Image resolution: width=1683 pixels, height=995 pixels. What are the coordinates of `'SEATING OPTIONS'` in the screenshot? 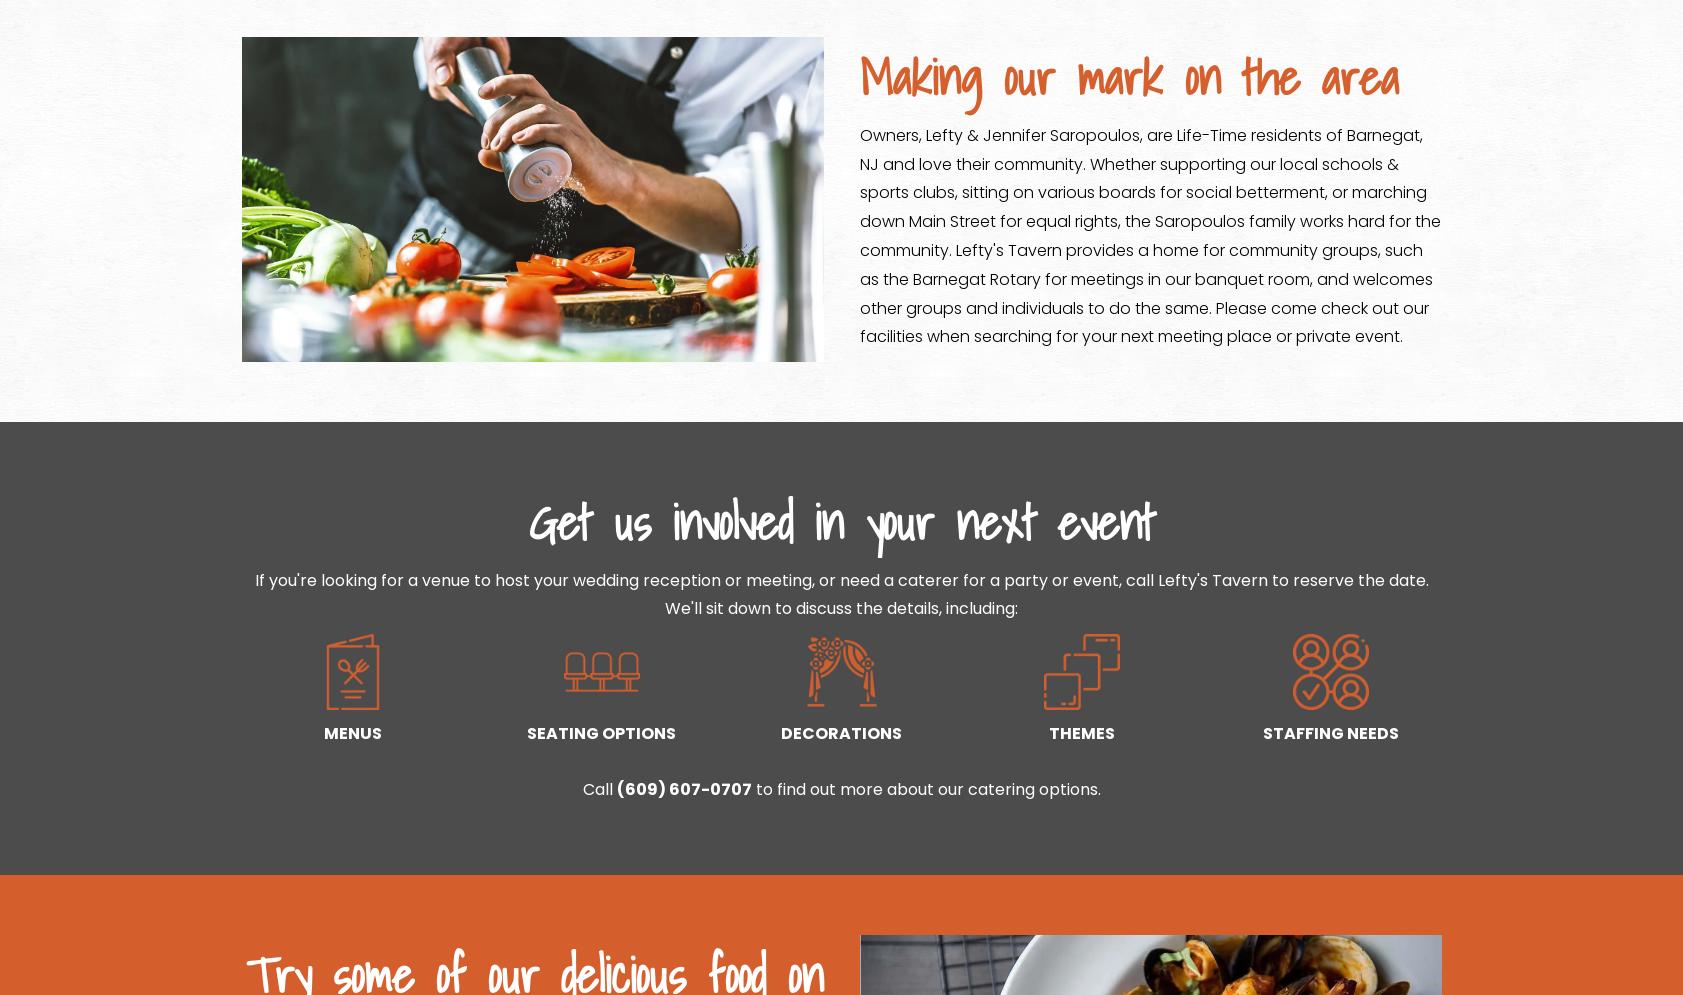 It's located at (600, 732).